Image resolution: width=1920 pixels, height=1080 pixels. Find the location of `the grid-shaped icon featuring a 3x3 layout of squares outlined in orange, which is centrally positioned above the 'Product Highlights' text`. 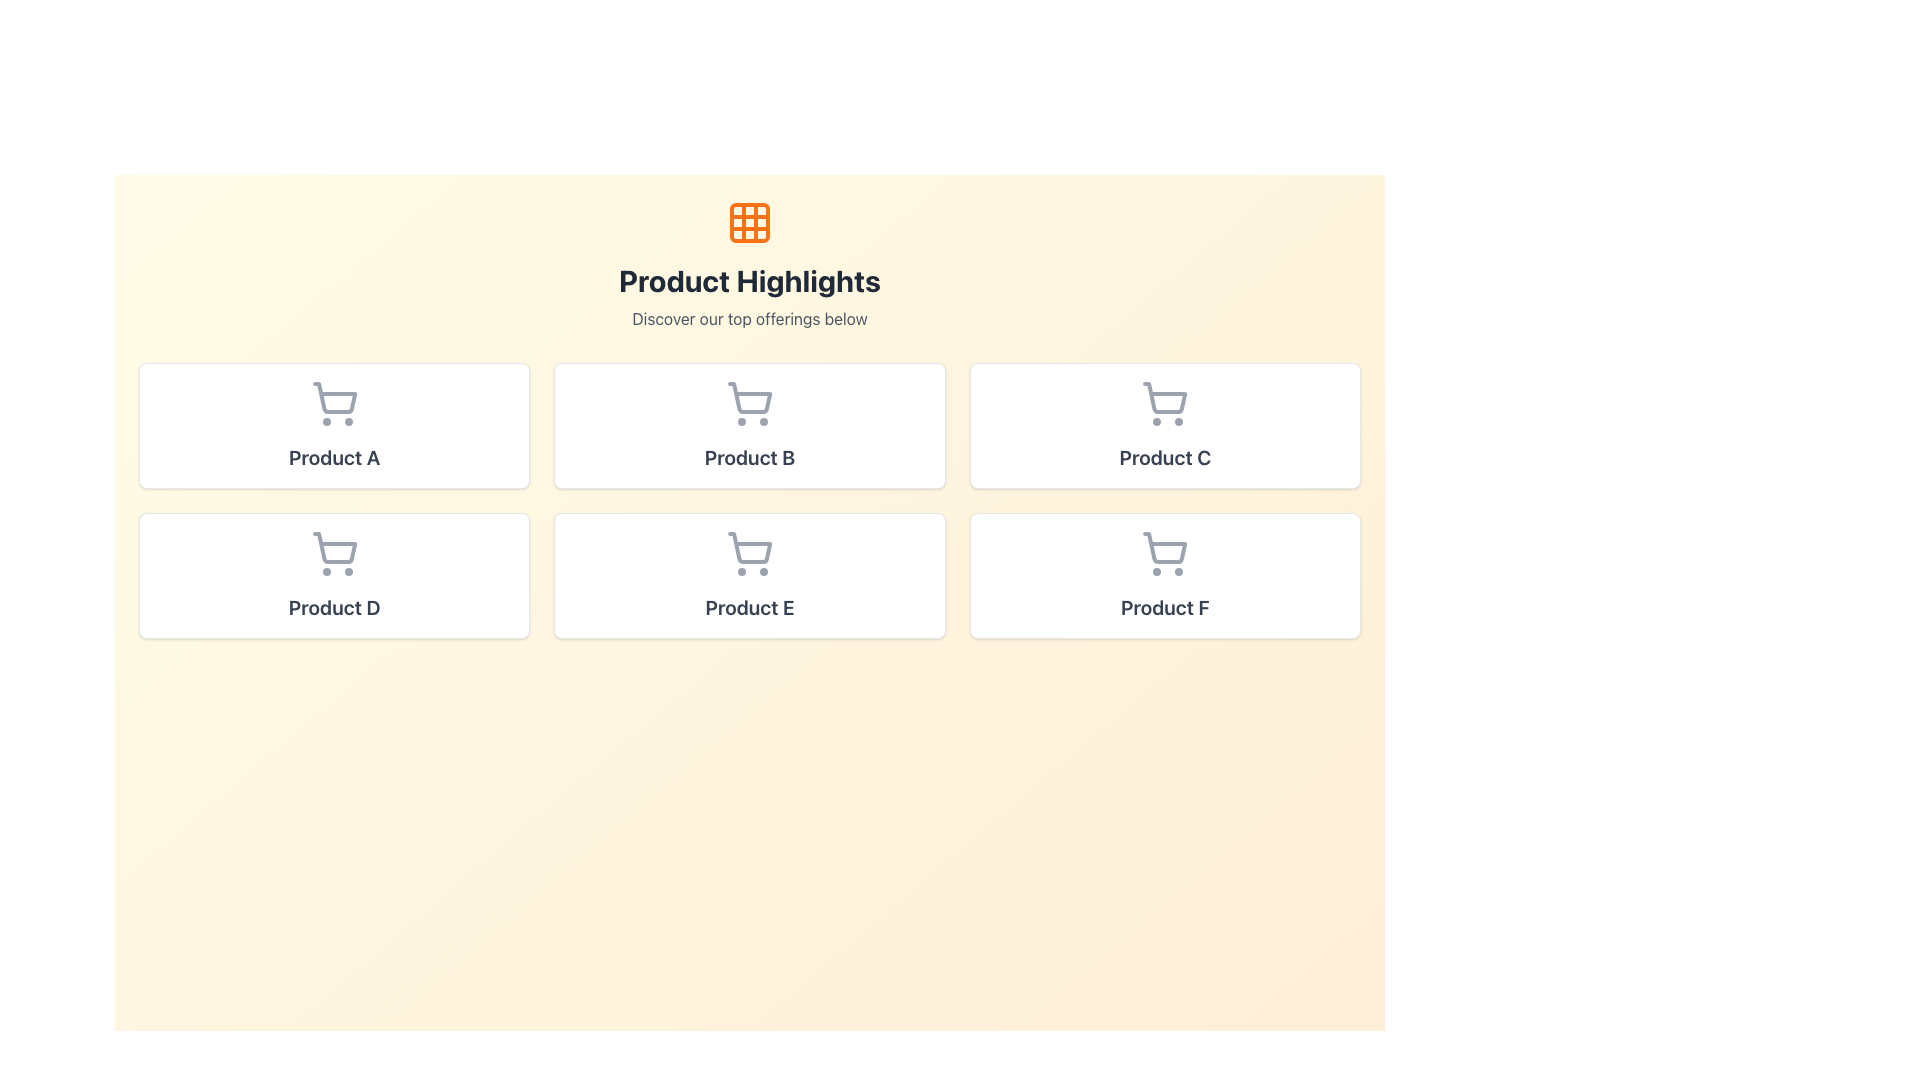

the grid-shaped icon featuring a 3x3 layout of squares outlined in orange, which is centrally positioned above the 'Product Highlights' text is located at coordinates (748, 223).